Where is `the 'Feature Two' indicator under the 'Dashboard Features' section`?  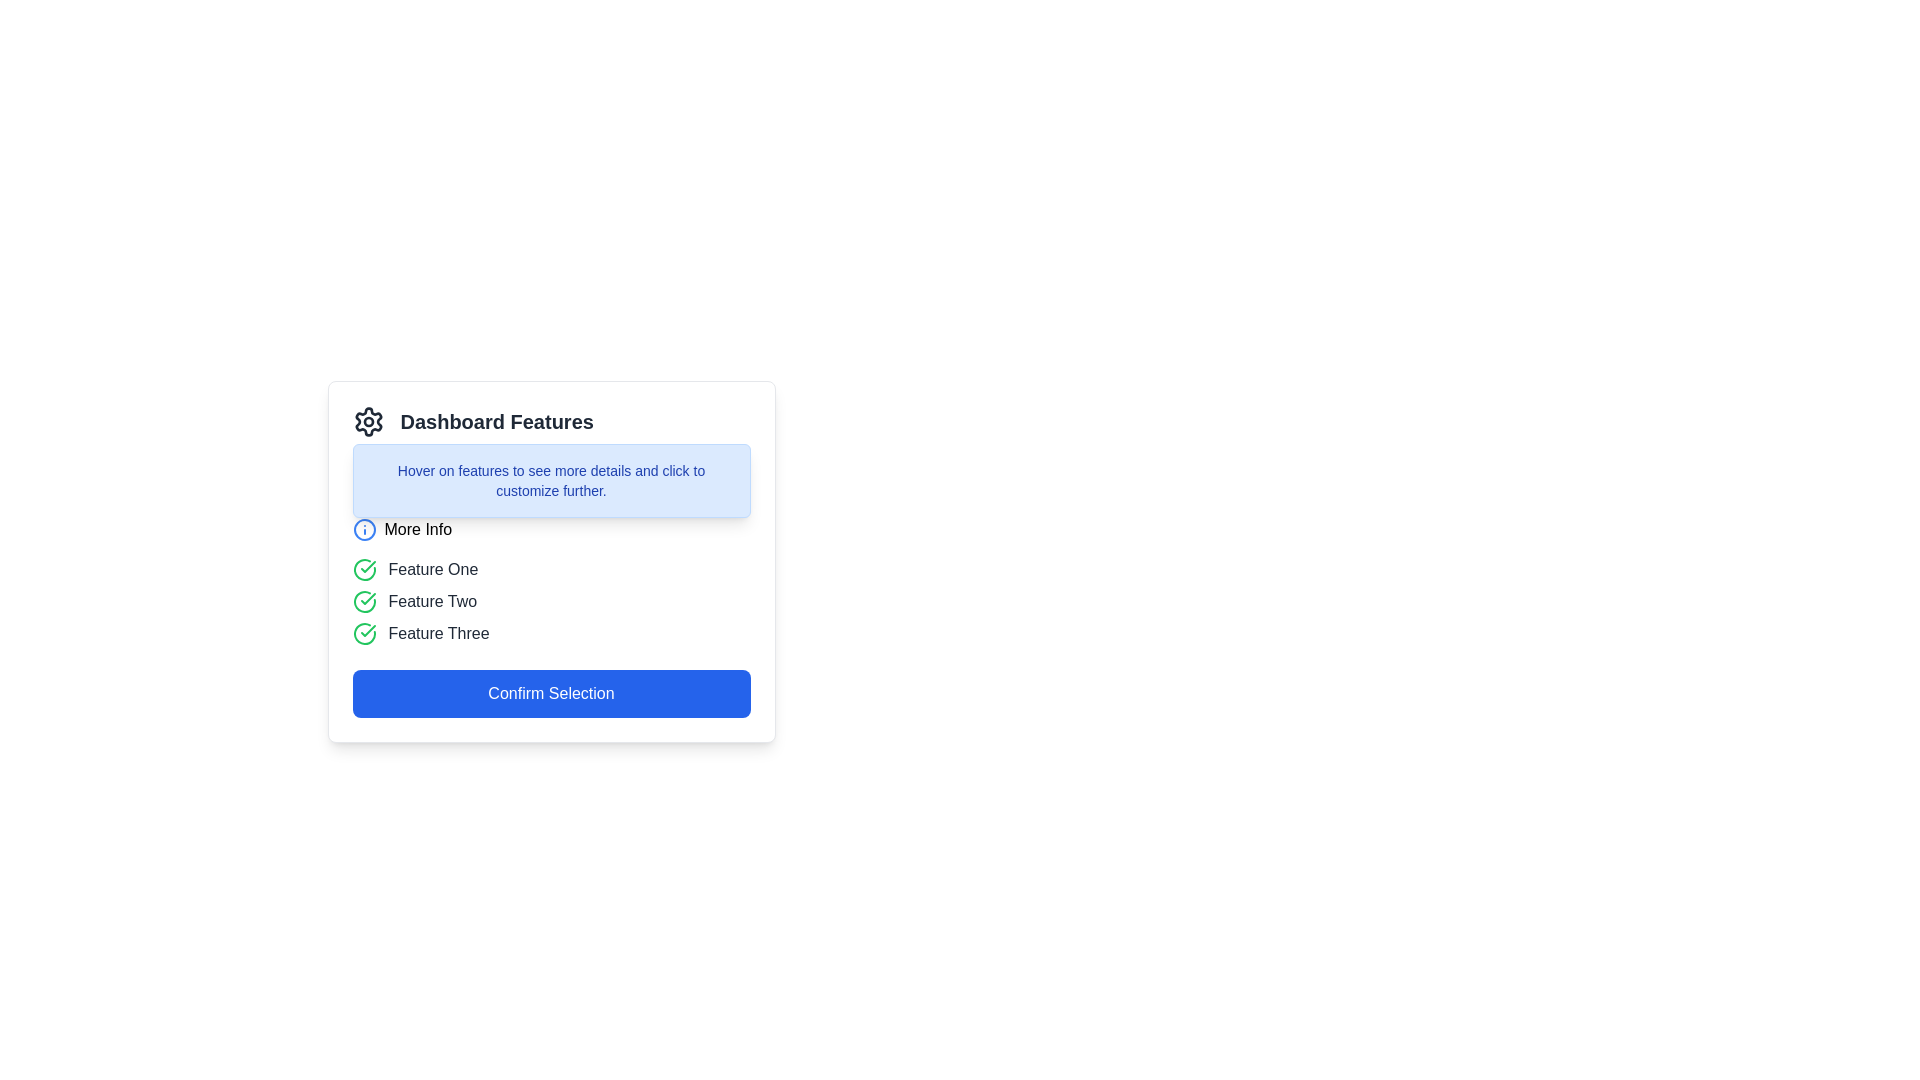
the 'Feature Two' indicator under the 'Dashboard Features' section is located at coordinates (551, 600).